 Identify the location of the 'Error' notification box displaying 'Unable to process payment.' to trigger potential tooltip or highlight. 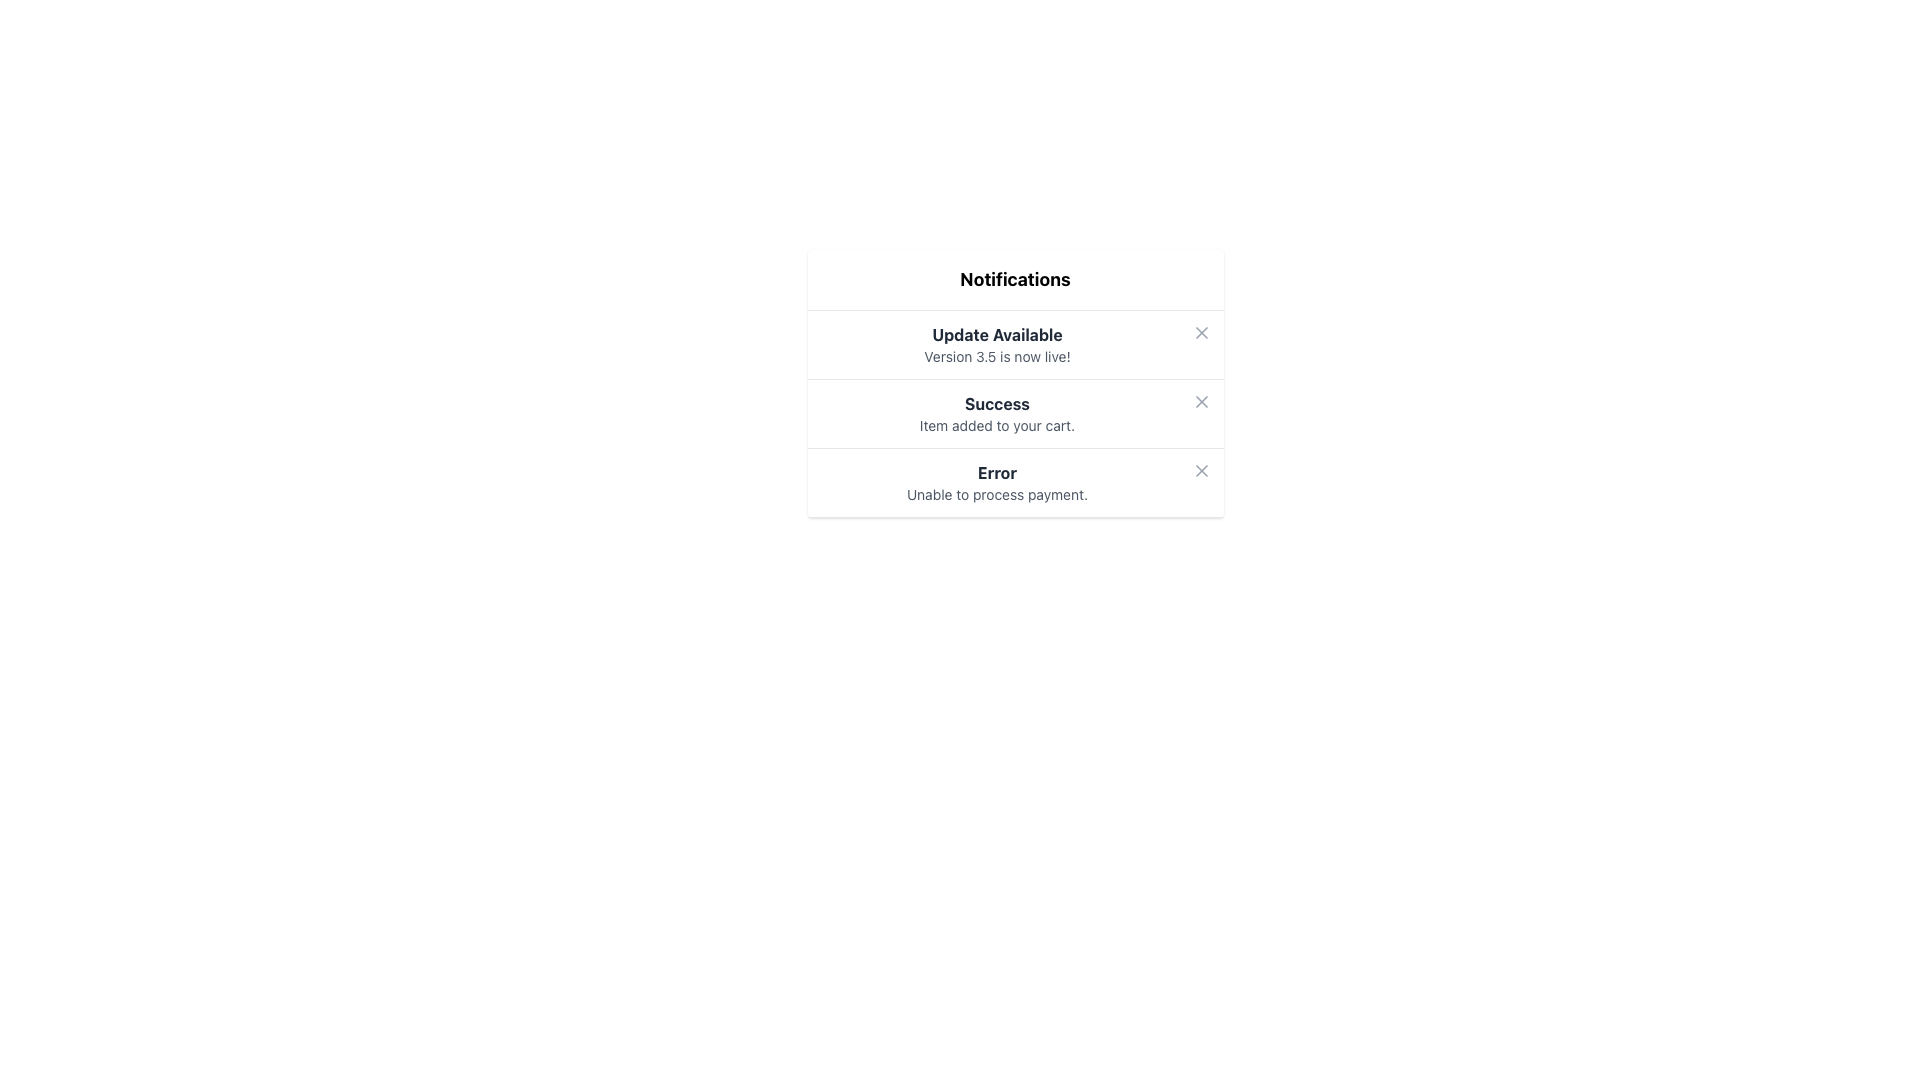
(1015, 483).